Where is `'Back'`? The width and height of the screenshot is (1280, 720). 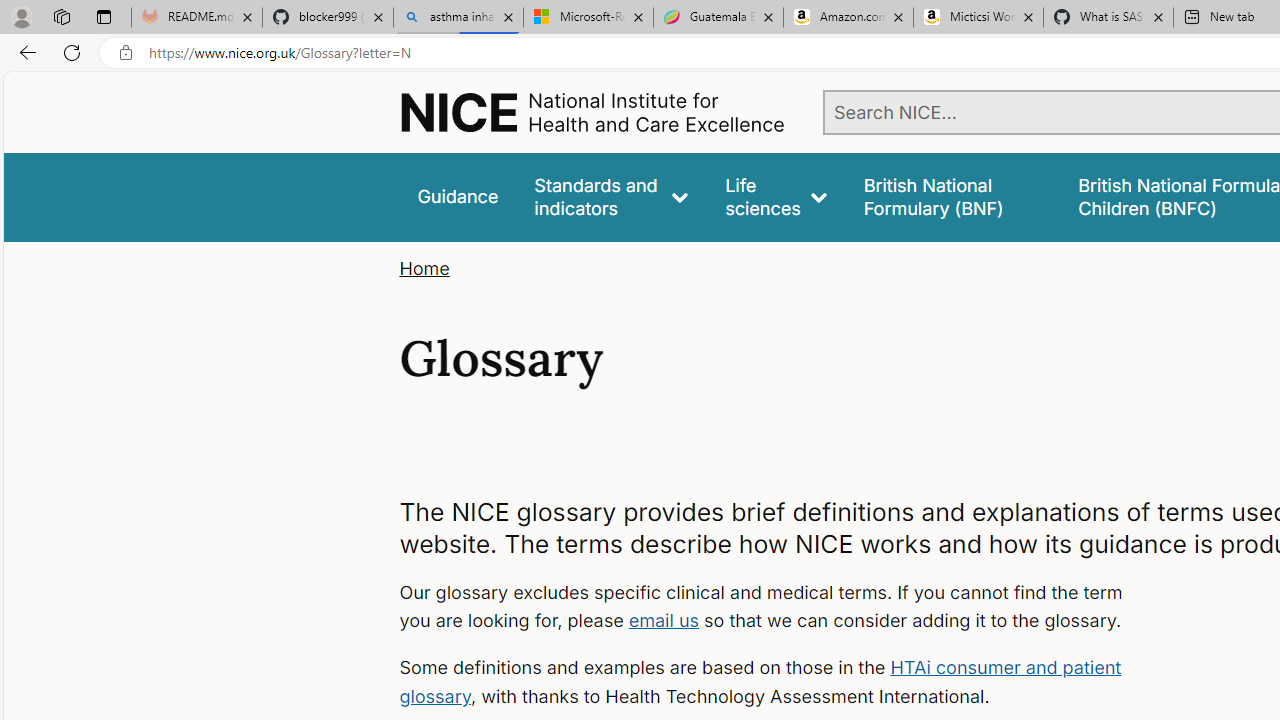
'Back' is located at coordinates (24, 51).